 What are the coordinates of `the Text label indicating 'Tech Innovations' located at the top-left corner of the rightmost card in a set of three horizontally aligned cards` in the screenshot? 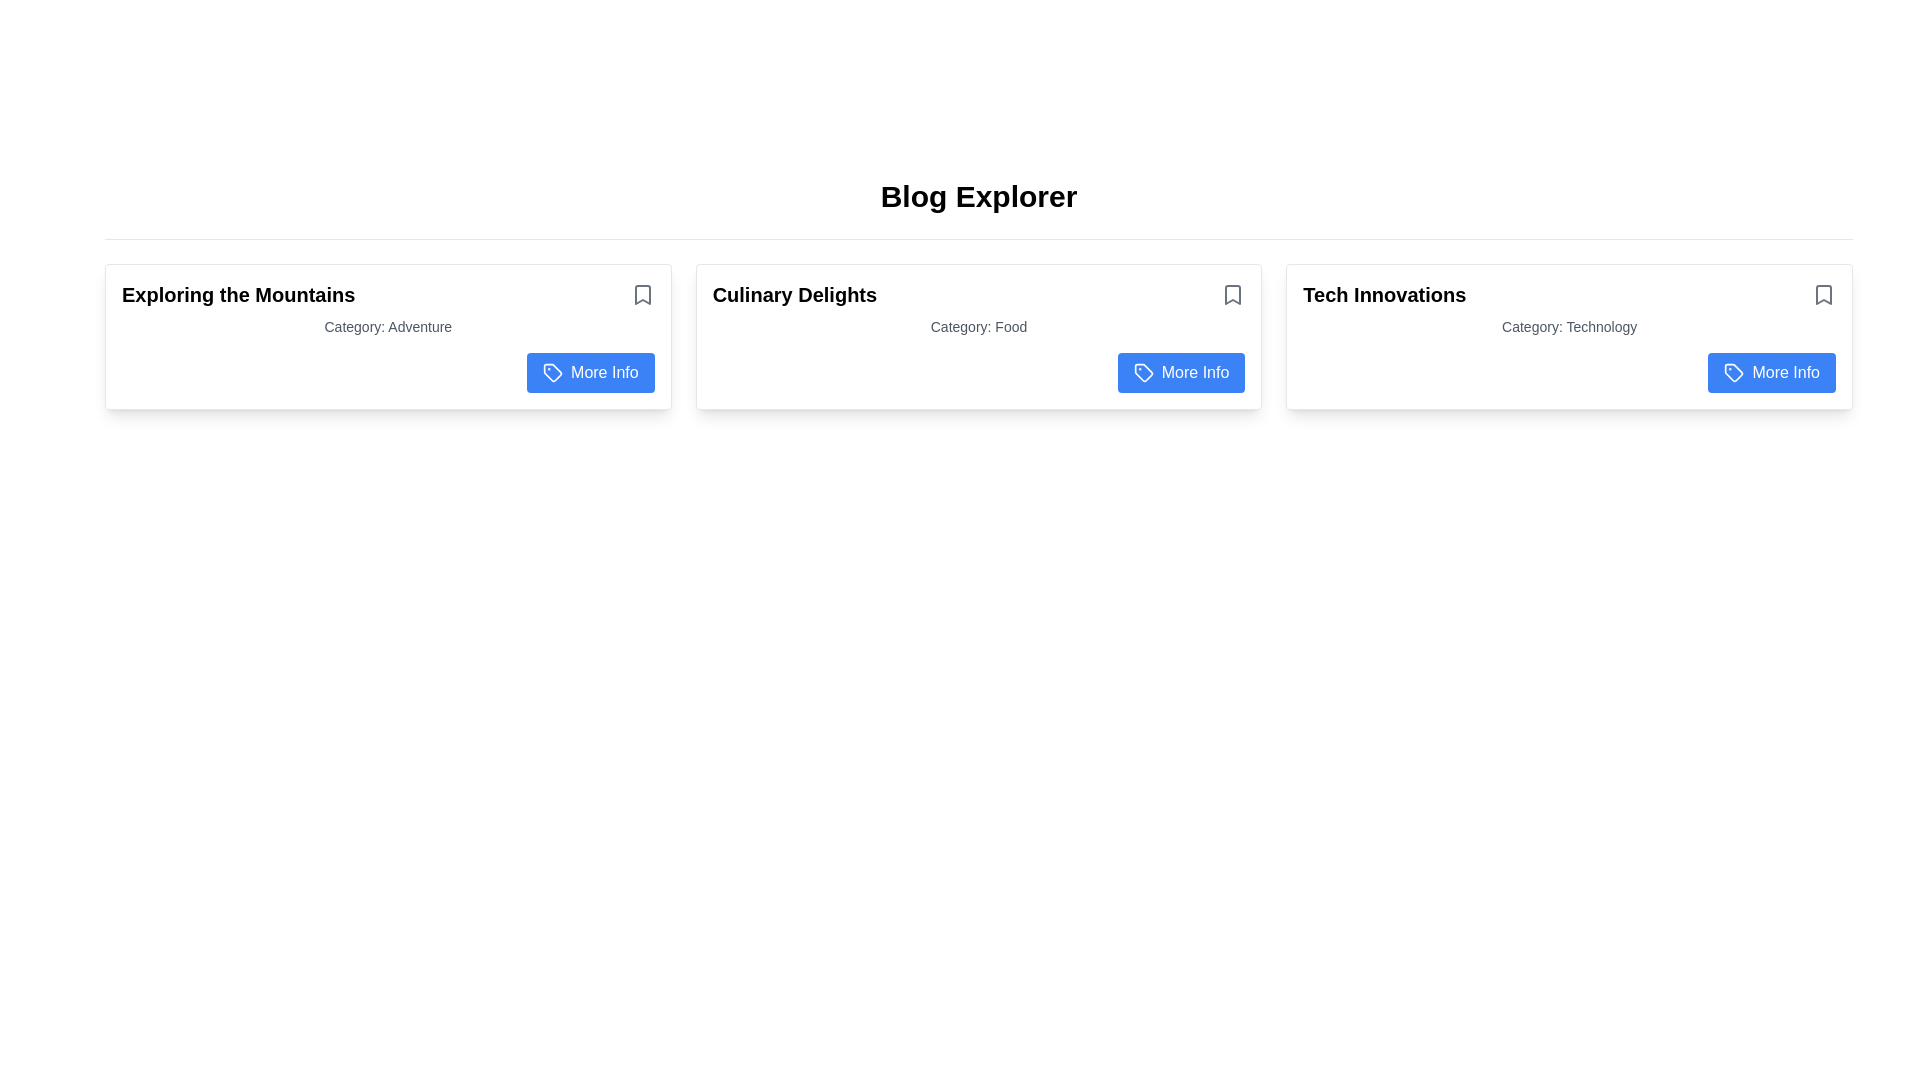 It's located at (1383, 294).